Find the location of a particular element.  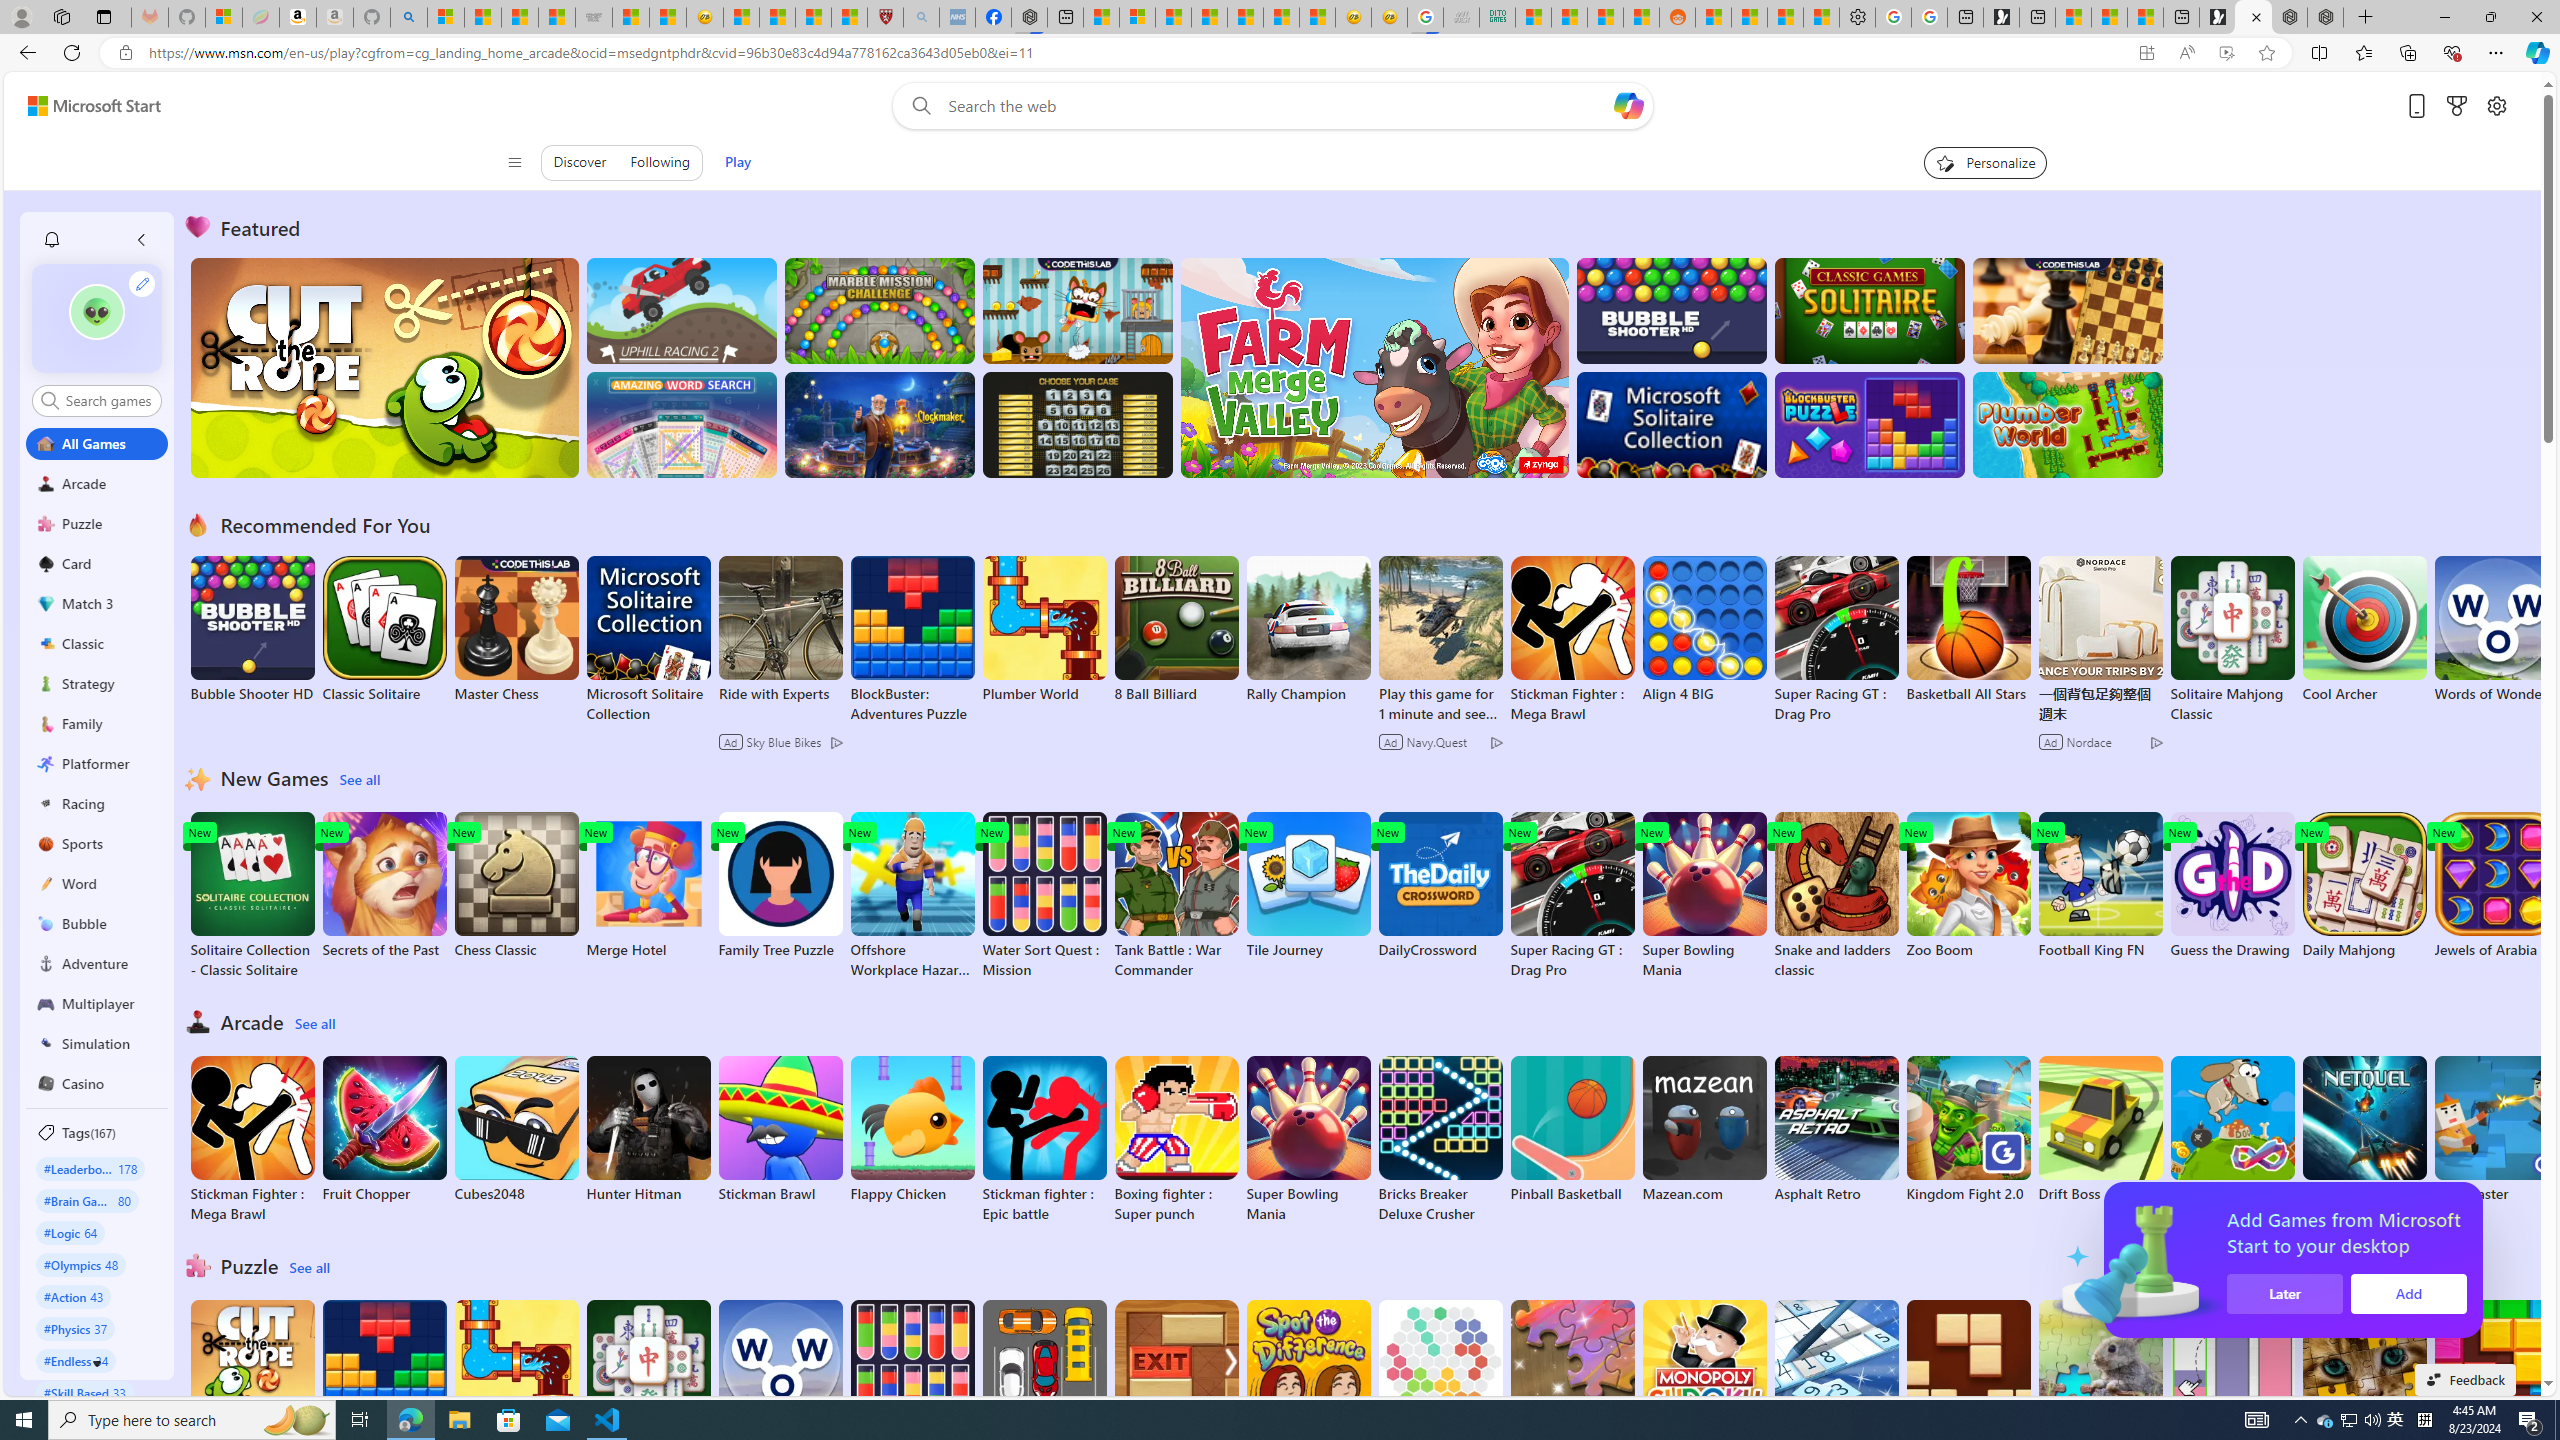

'Merge Hotel' is located at coordinates (648, 885).